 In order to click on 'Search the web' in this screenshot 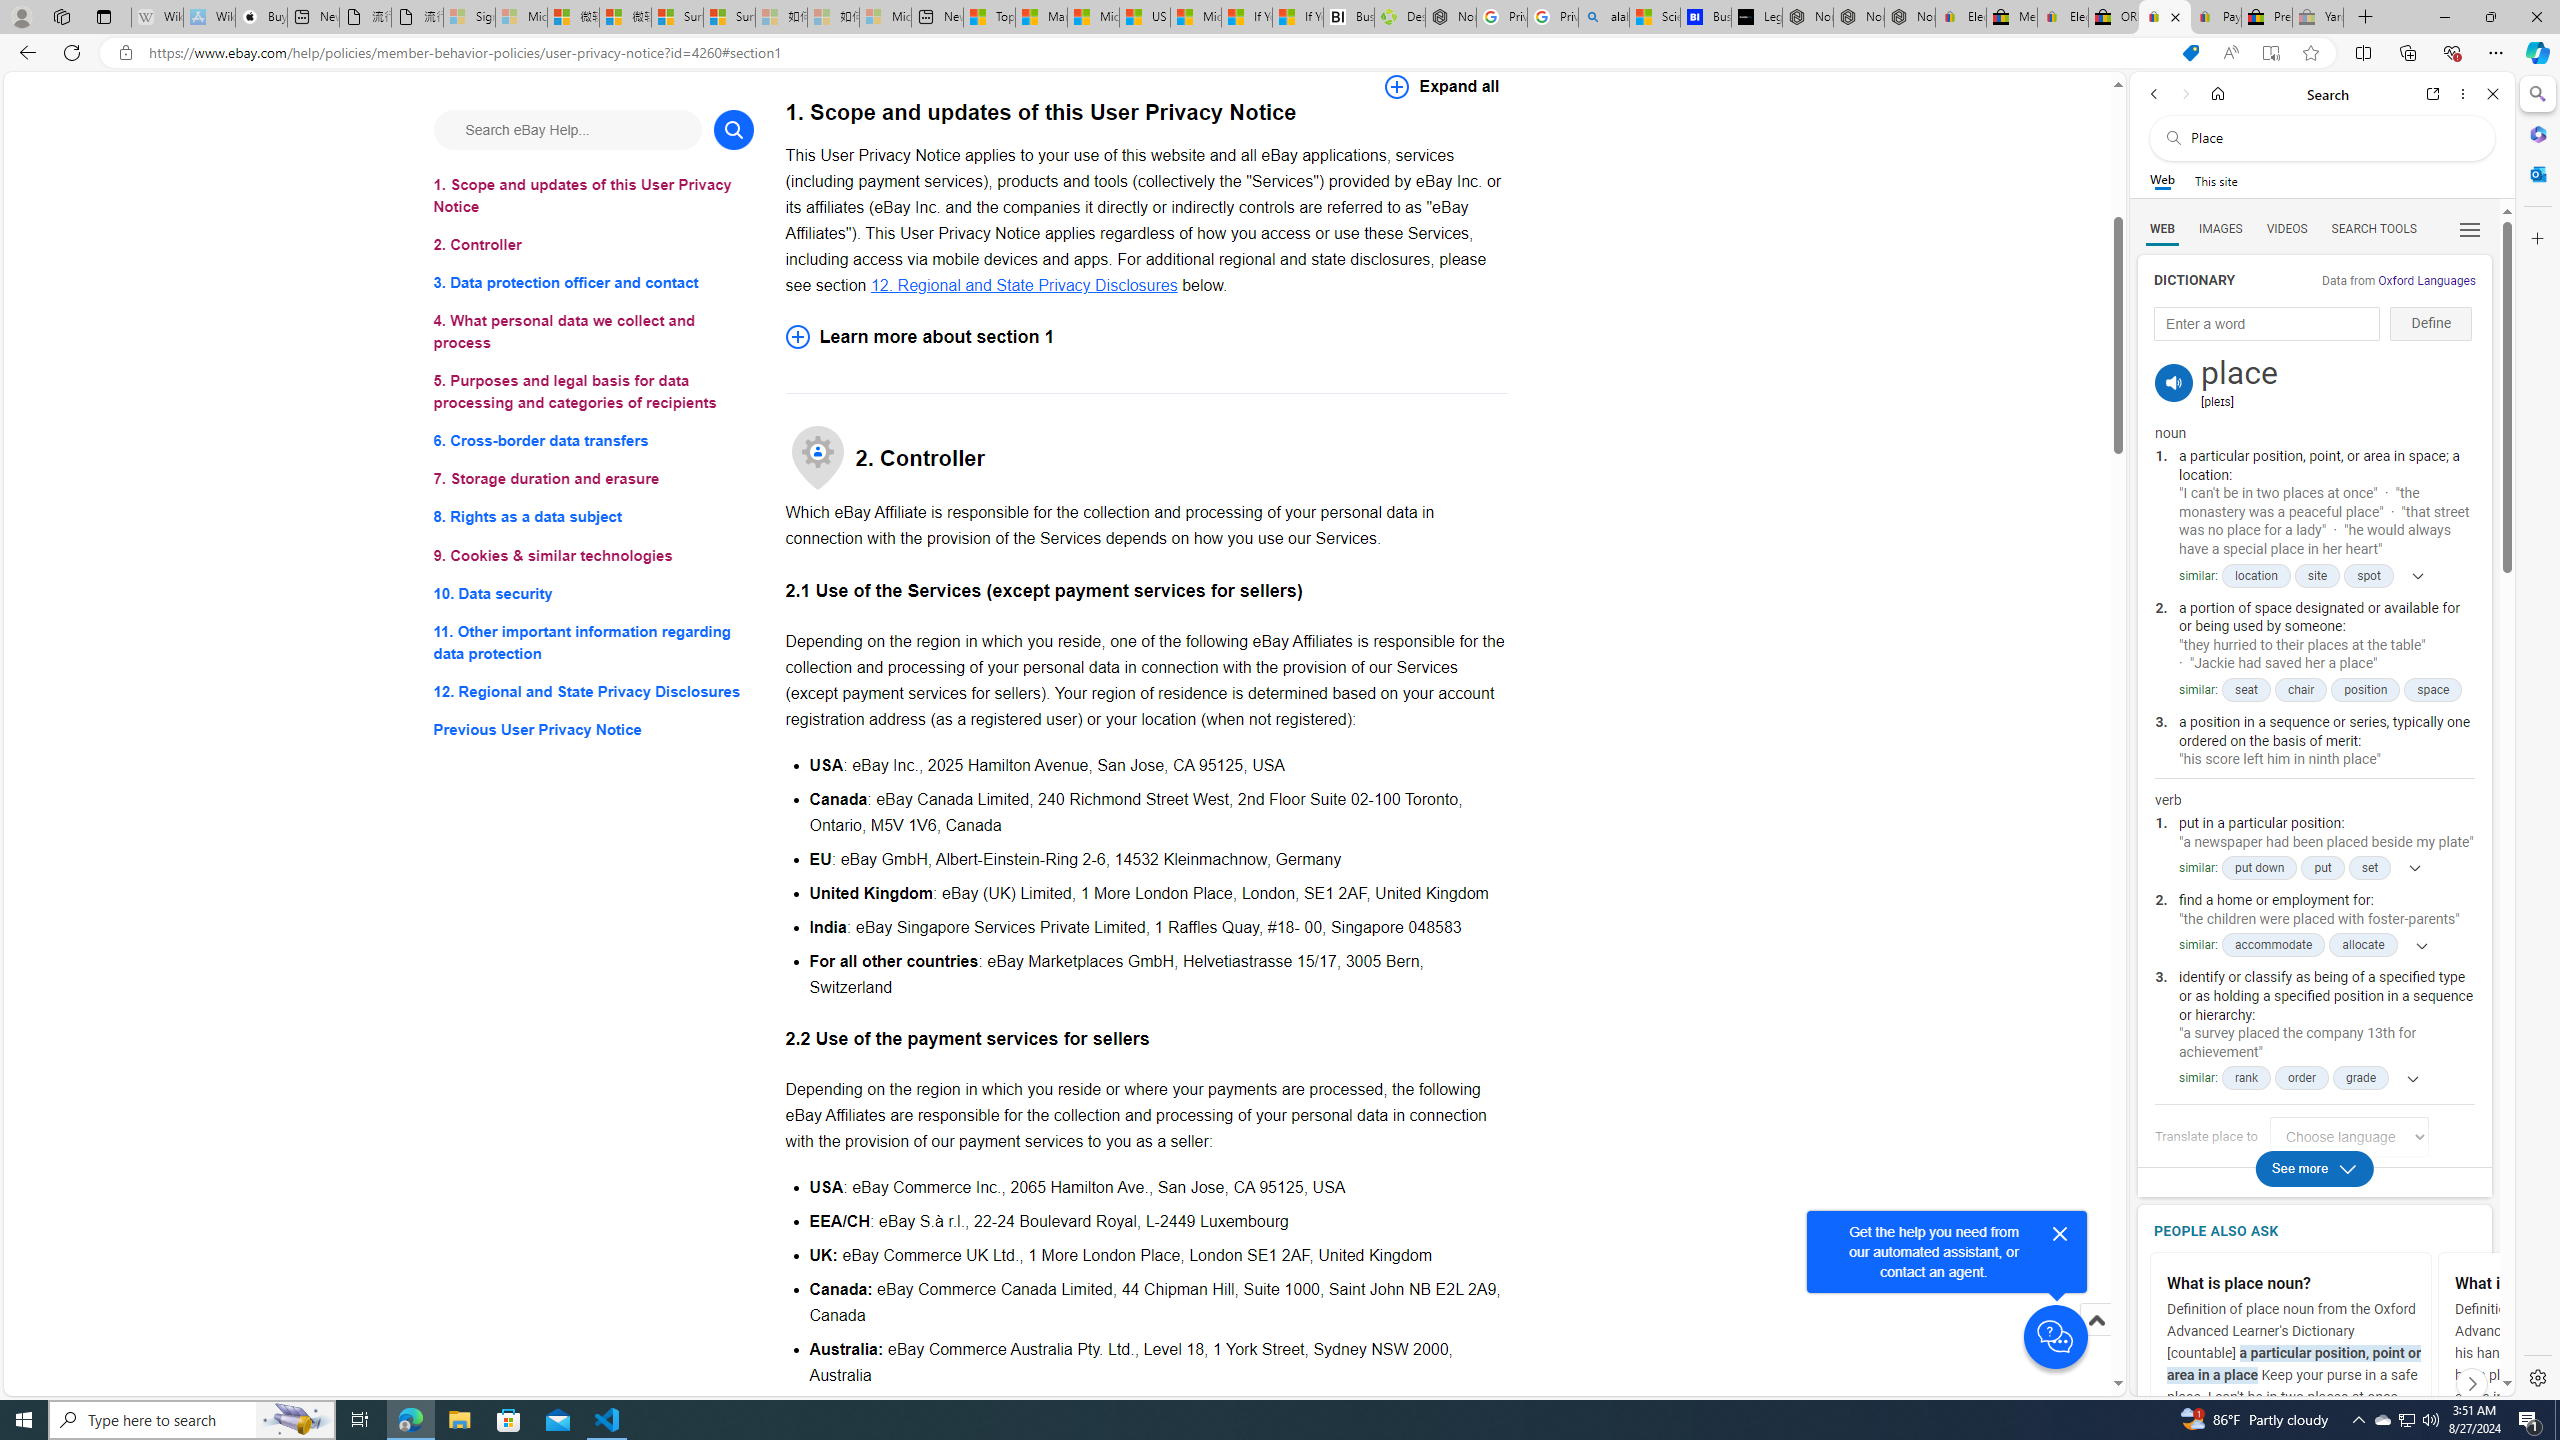, I will do `click(2331, 137)`.